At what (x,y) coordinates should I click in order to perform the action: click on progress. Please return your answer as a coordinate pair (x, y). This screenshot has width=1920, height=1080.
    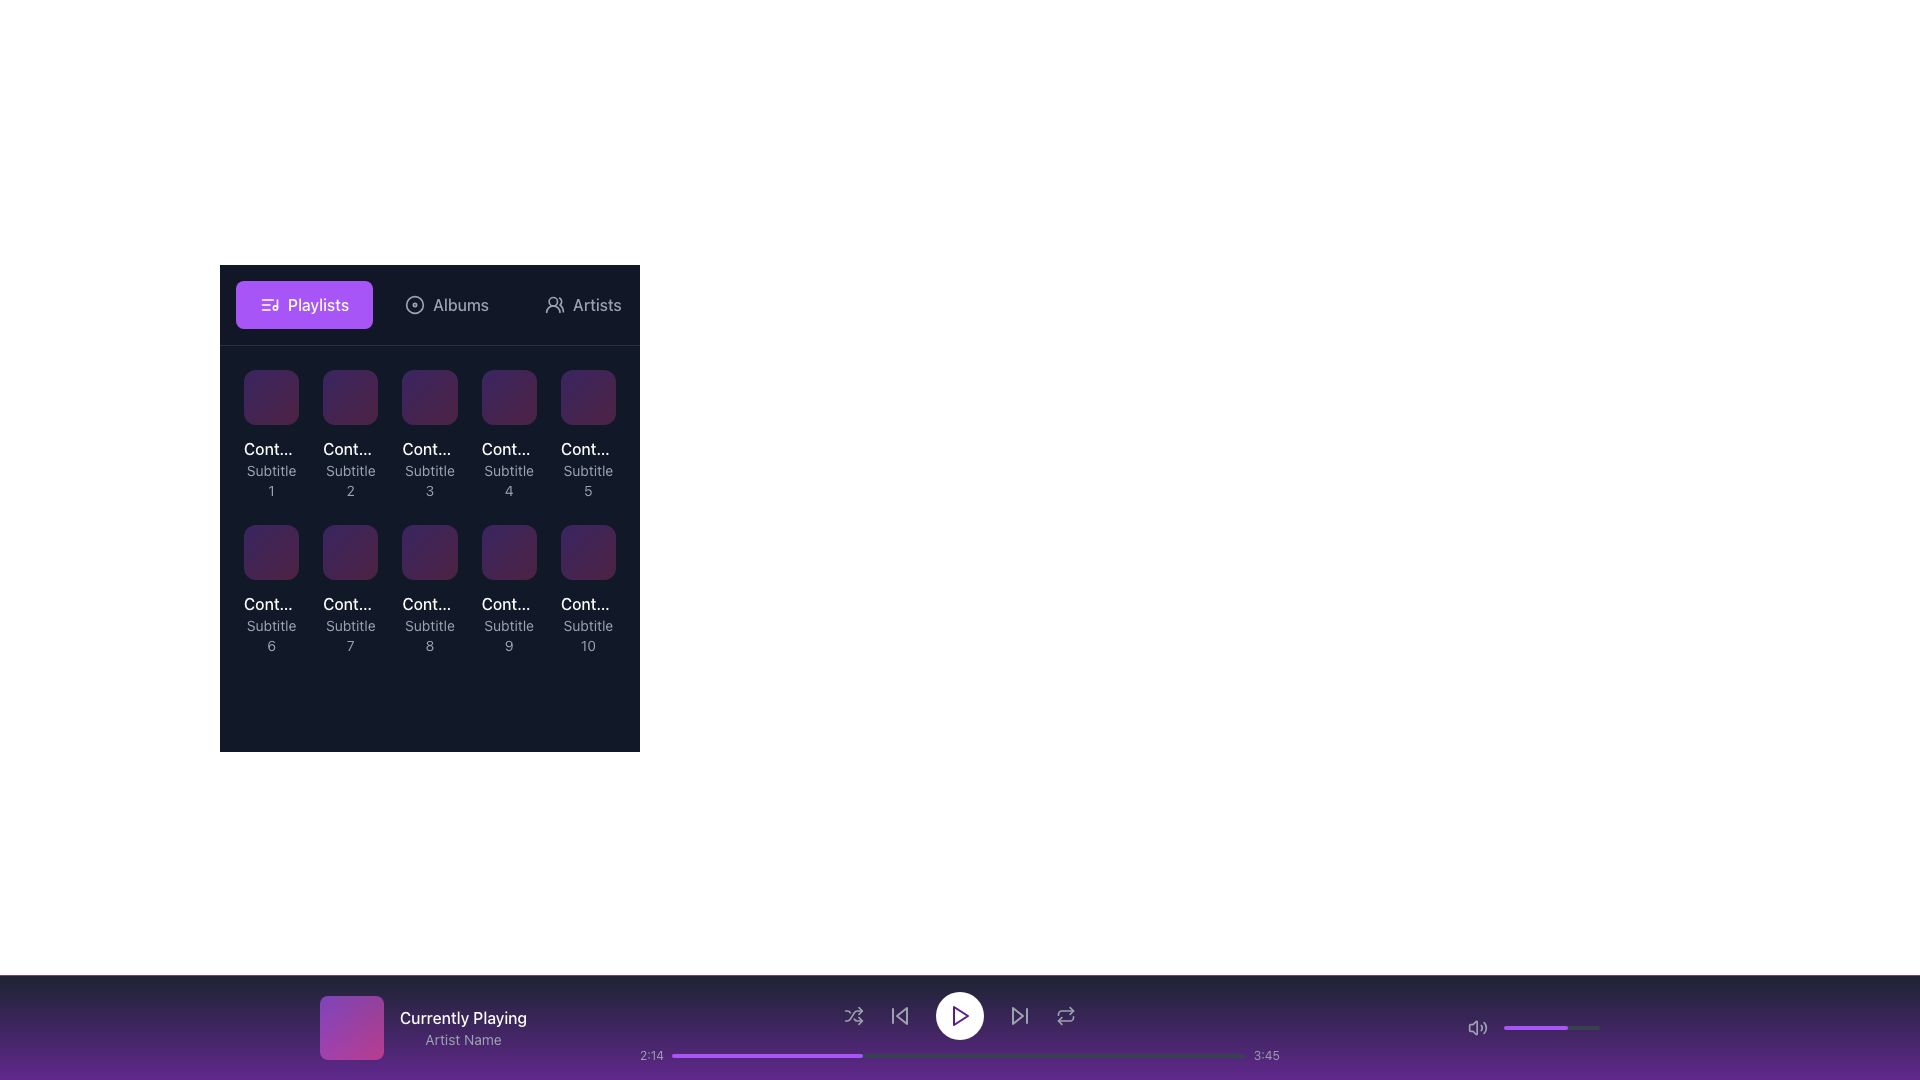
    Looking at the image, I should click on (1033, 1055).